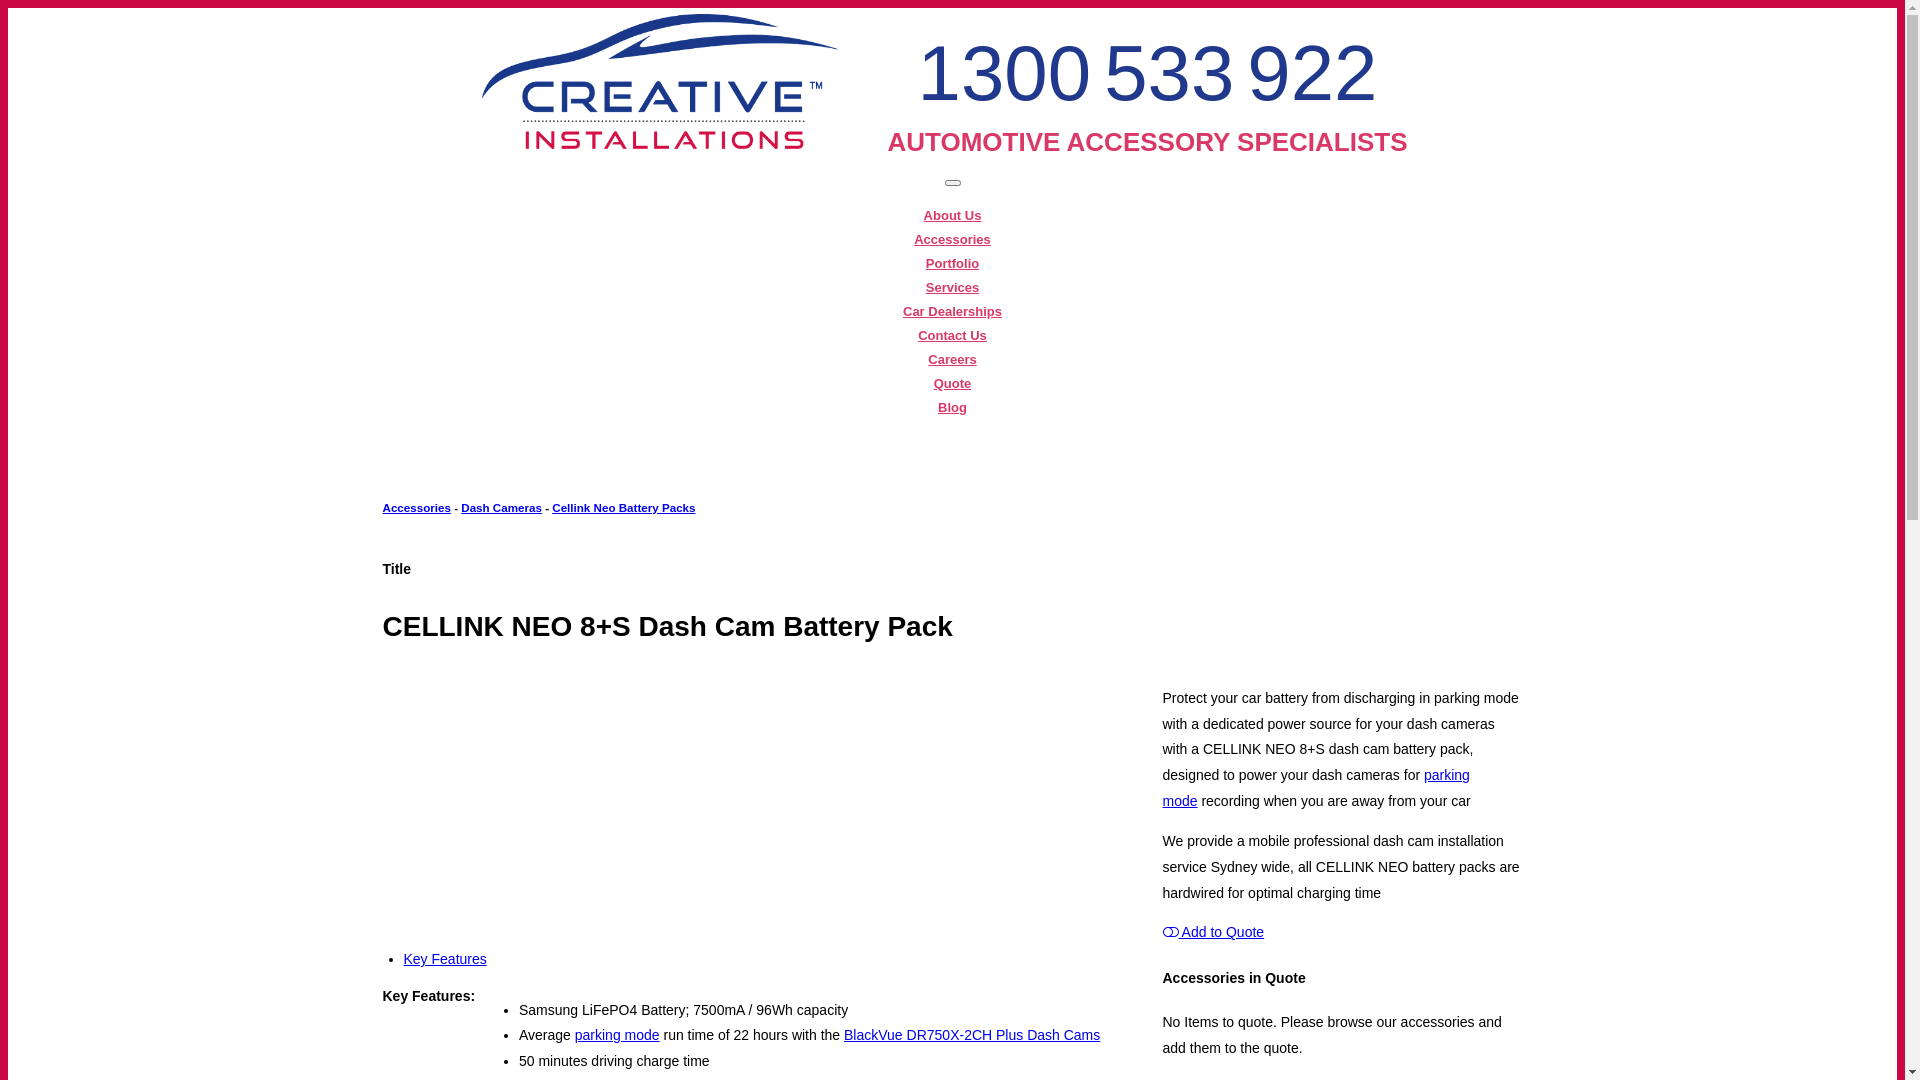 The width and height of the screenshot is (1920, 1080). What do you see at coordinates (952, 287) in the screenshot?
I see `'Services'` at bounding box center [952, 287].